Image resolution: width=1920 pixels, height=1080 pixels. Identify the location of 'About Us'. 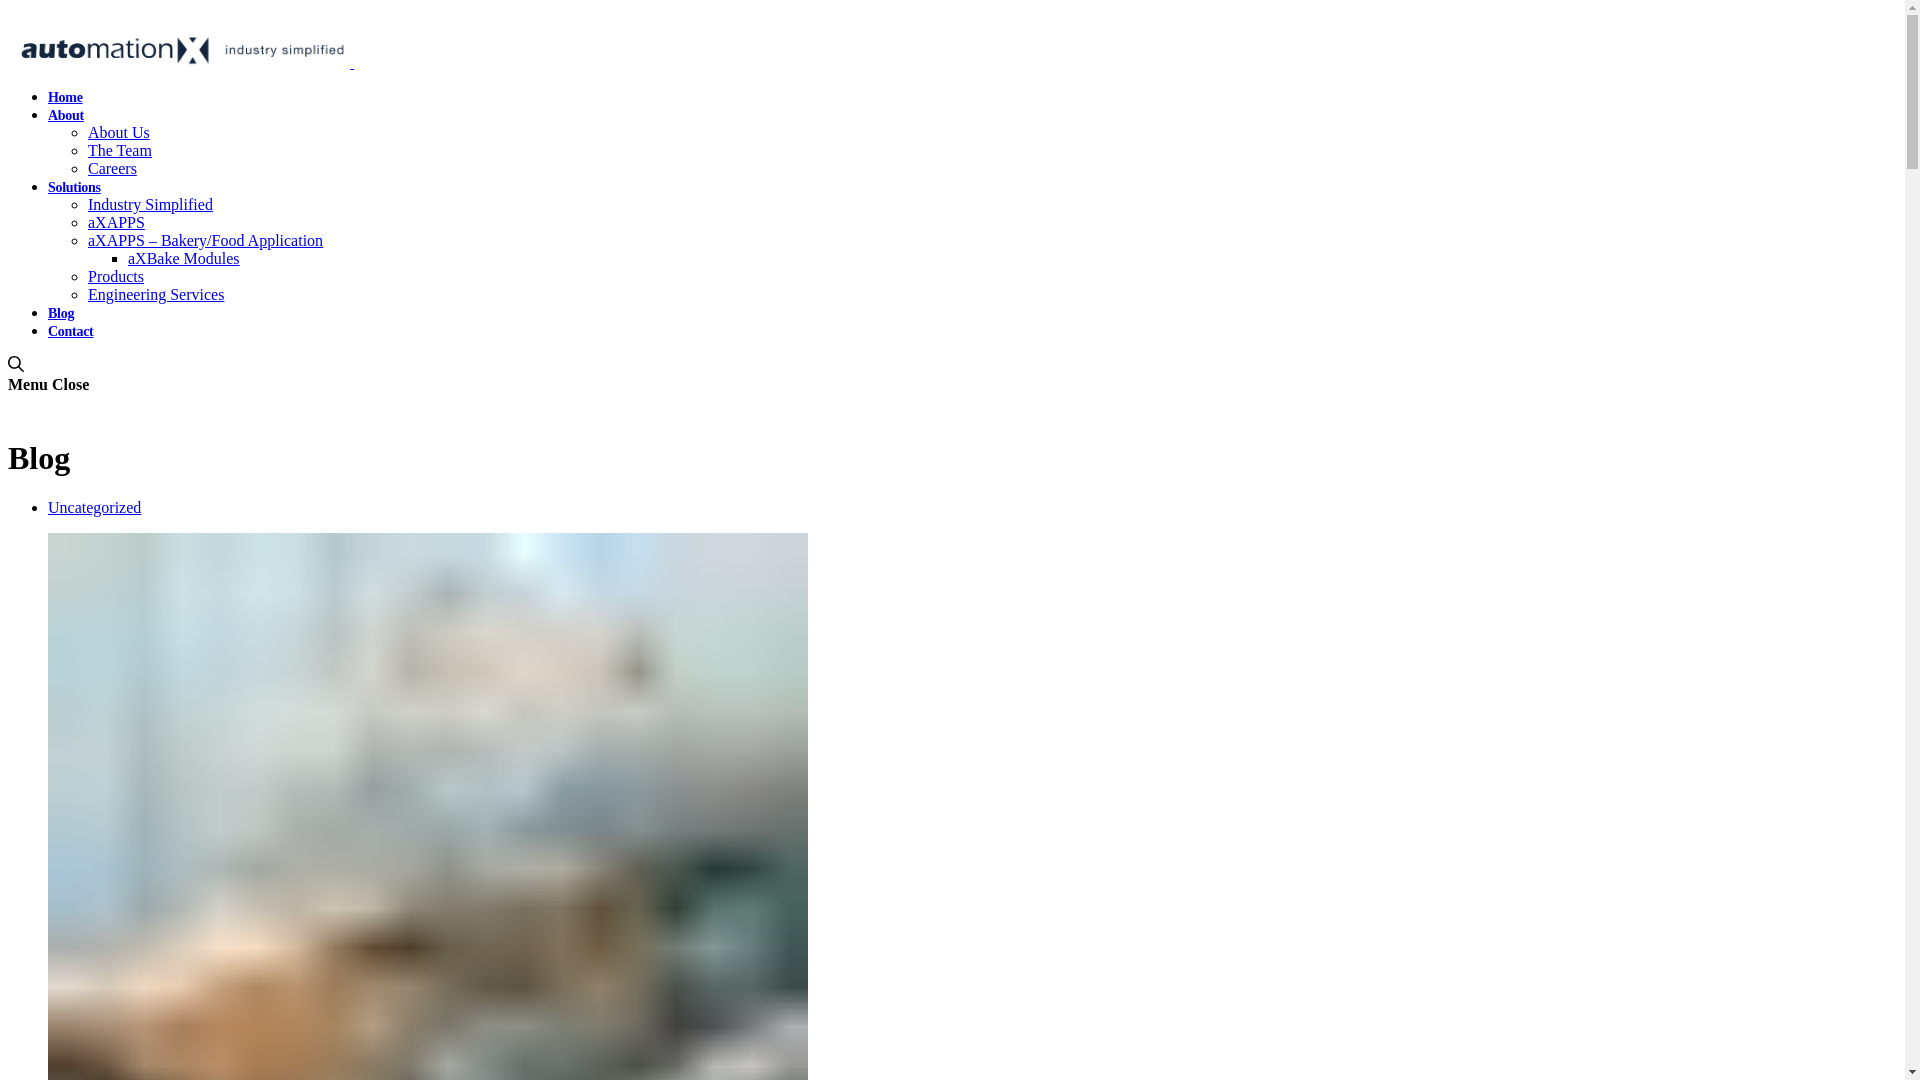
(86, 132).